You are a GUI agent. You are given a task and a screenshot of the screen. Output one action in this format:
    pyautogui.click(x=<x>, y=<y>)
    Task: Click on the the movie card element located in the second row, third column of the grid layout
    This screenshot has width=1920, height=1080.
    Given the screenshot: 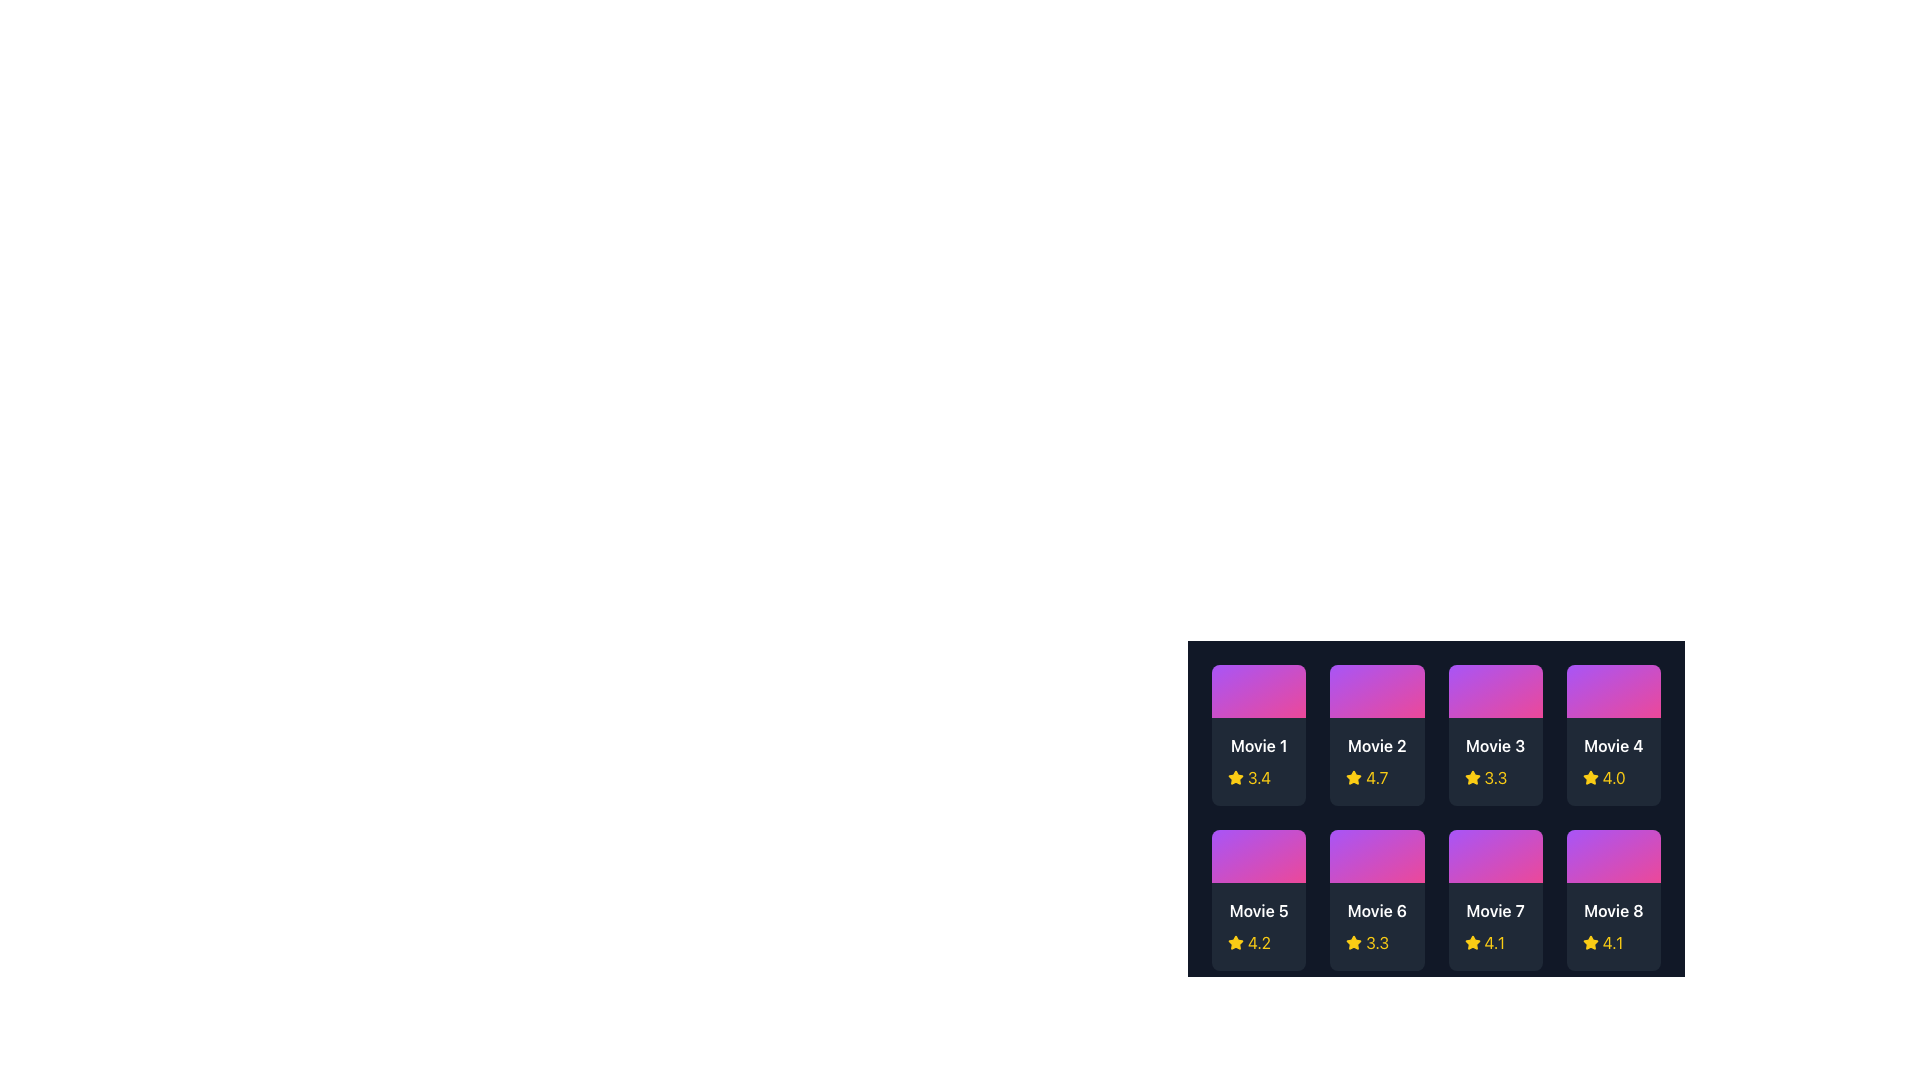 What is the action you would take?
    pyautogui.click(x=1495, y=900)
    